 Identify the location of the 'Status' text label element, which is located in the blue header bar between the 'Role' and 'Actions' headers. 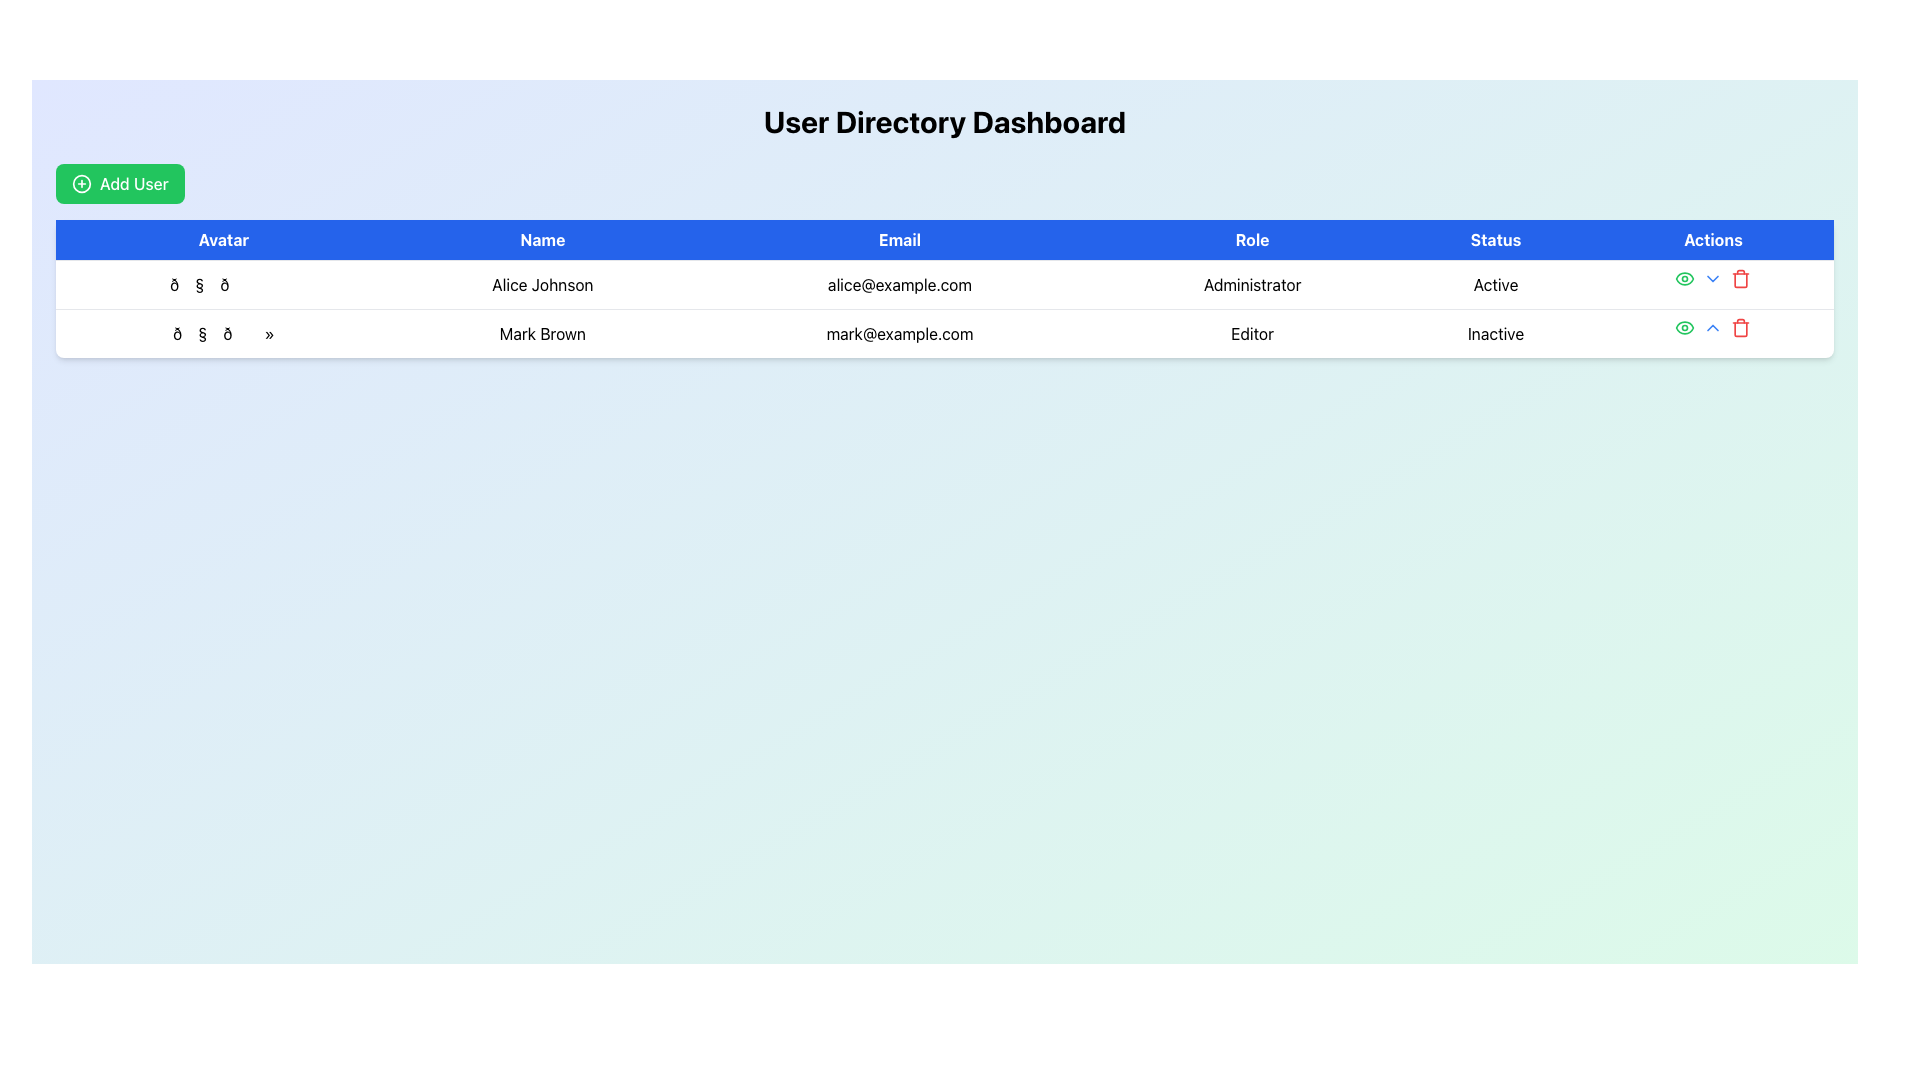
(1495, 239).